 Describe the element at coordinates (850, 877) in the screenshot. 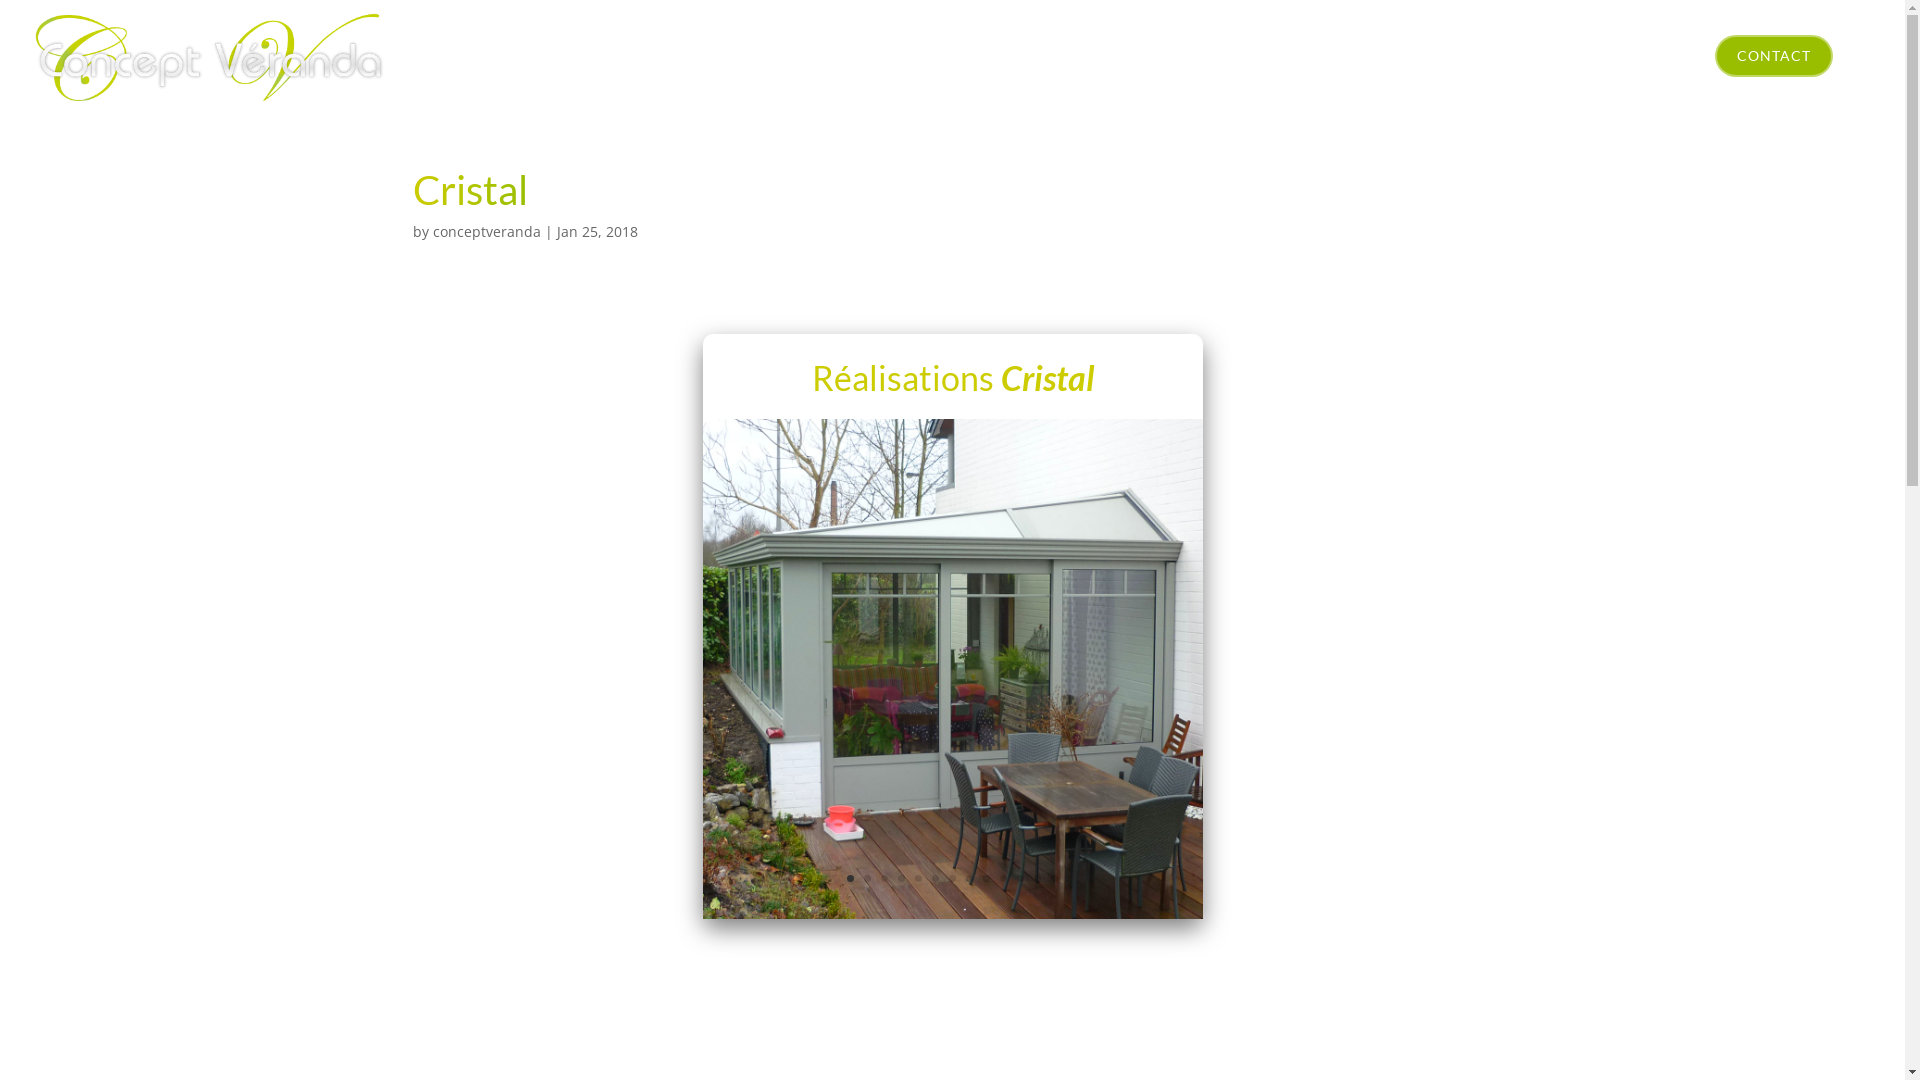

I see `'1'` at that location.